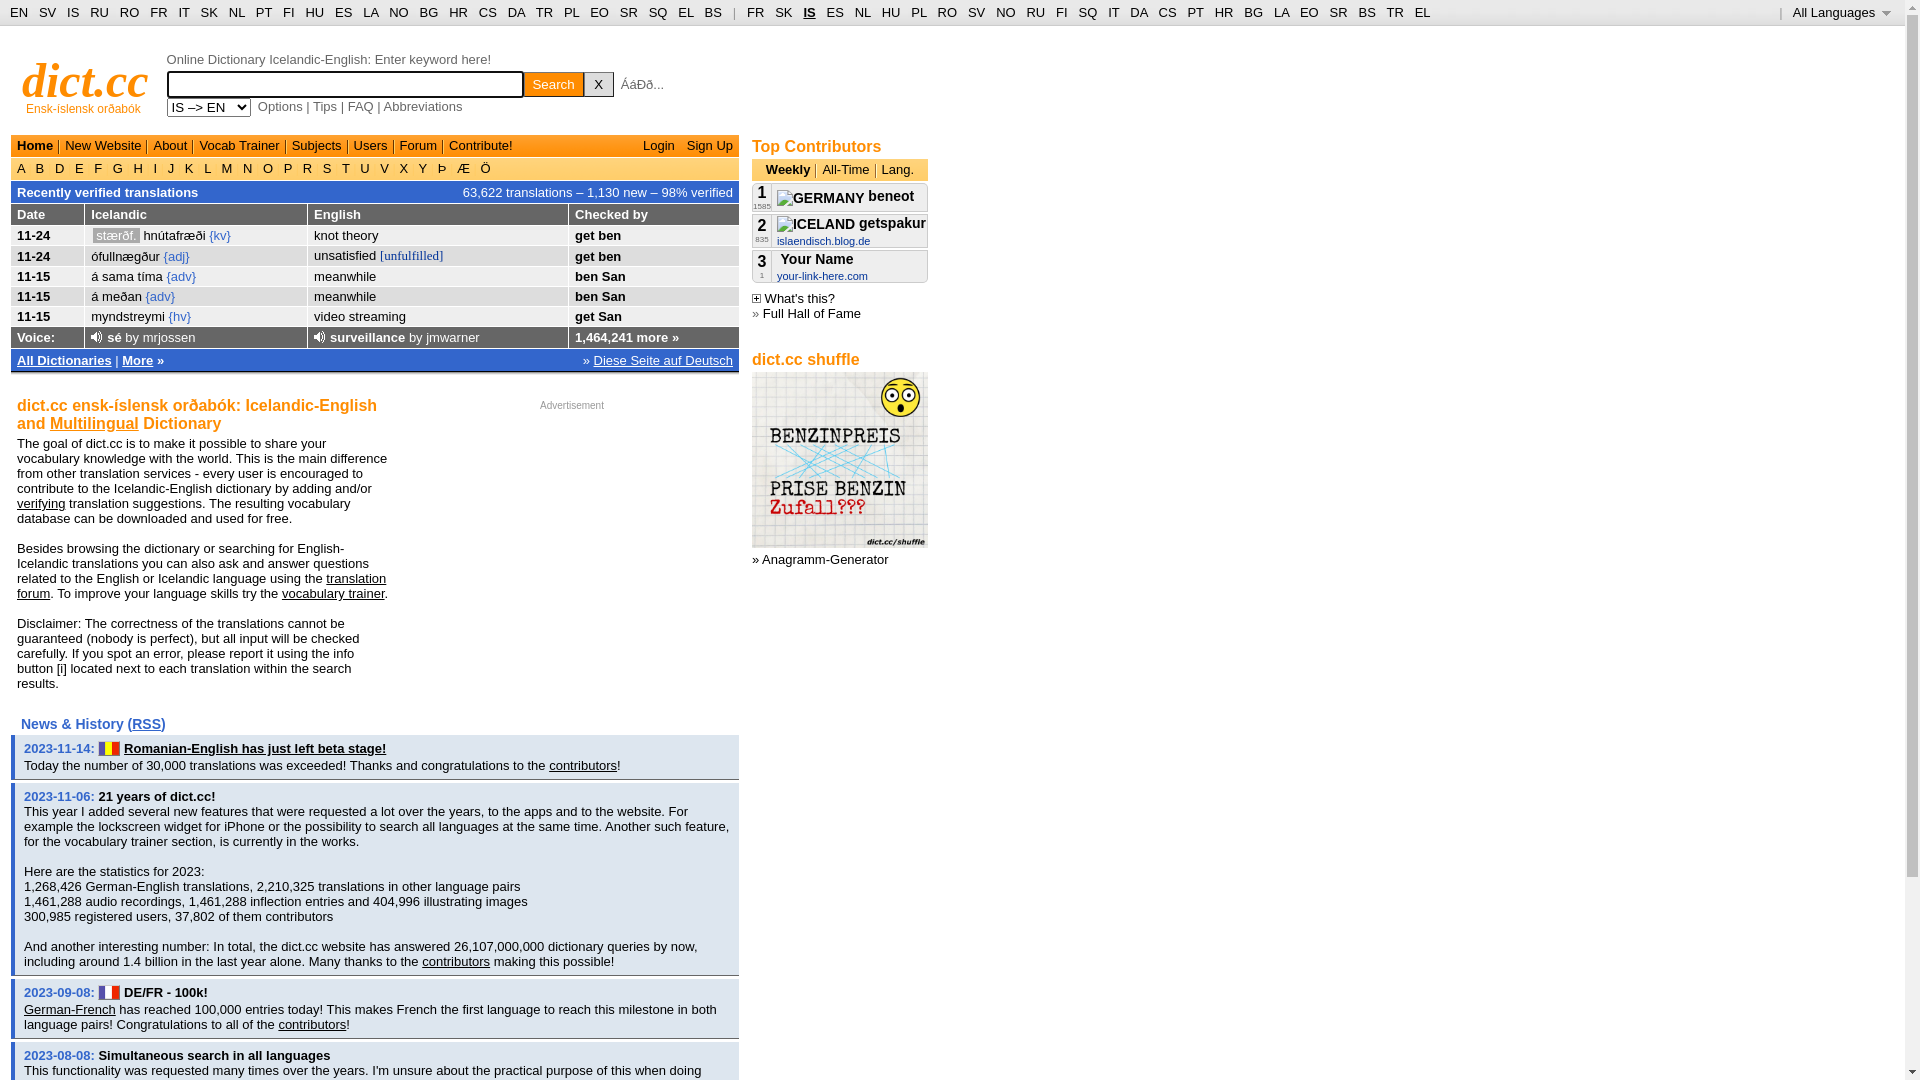 Image resolution: width=1920 pixels, height=1080 pixels. I want to click on 'Login', so click(658, 144).